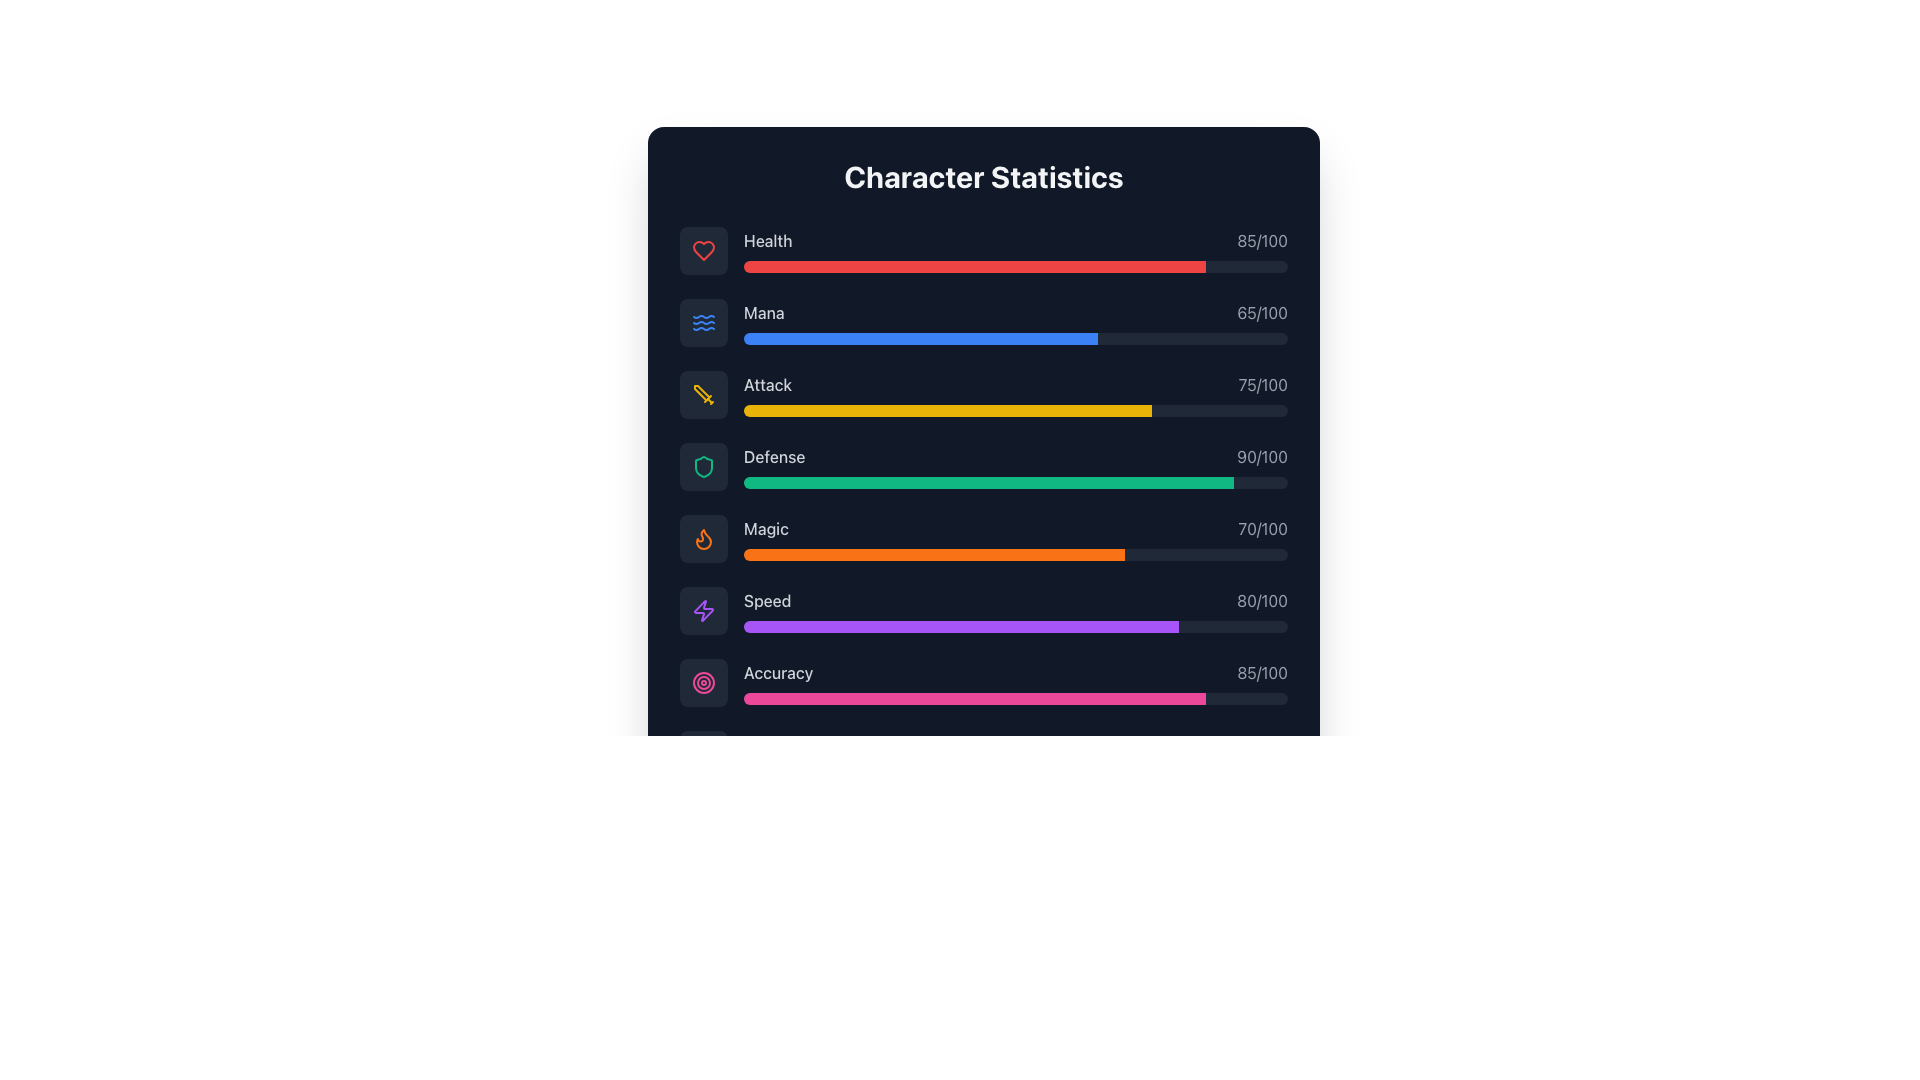 The height and width of the screenshot is (1080, 1920). I want to click on the eighth horizontal progress bar labeled 'Accuracy' with a fill indicating 85% completion, so click(1016, 697).